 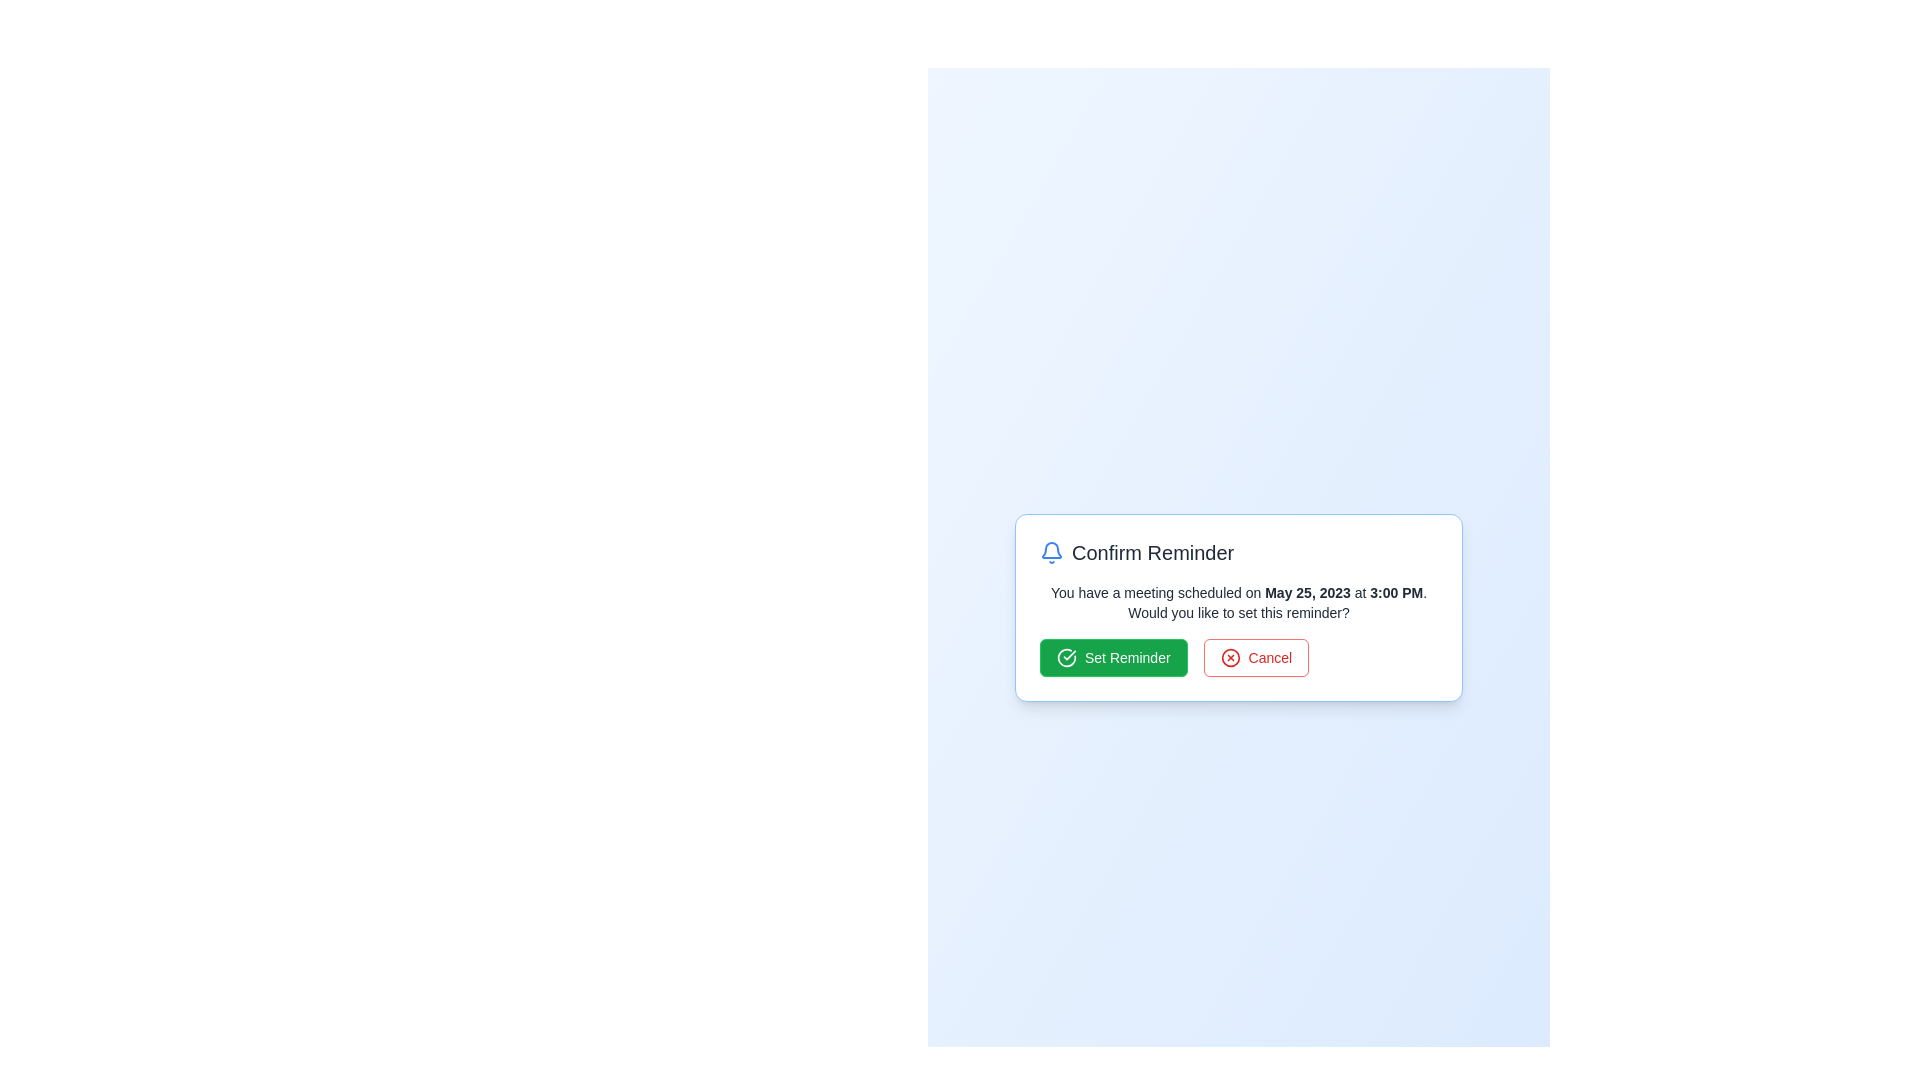 What do you see at coordinates (1229, 658) in the screenshot?
I see `the Graphic Circle component, which is part of the cancel icon in the upper-right corner of the informational dialog box` at bounding box center [1229, 658].